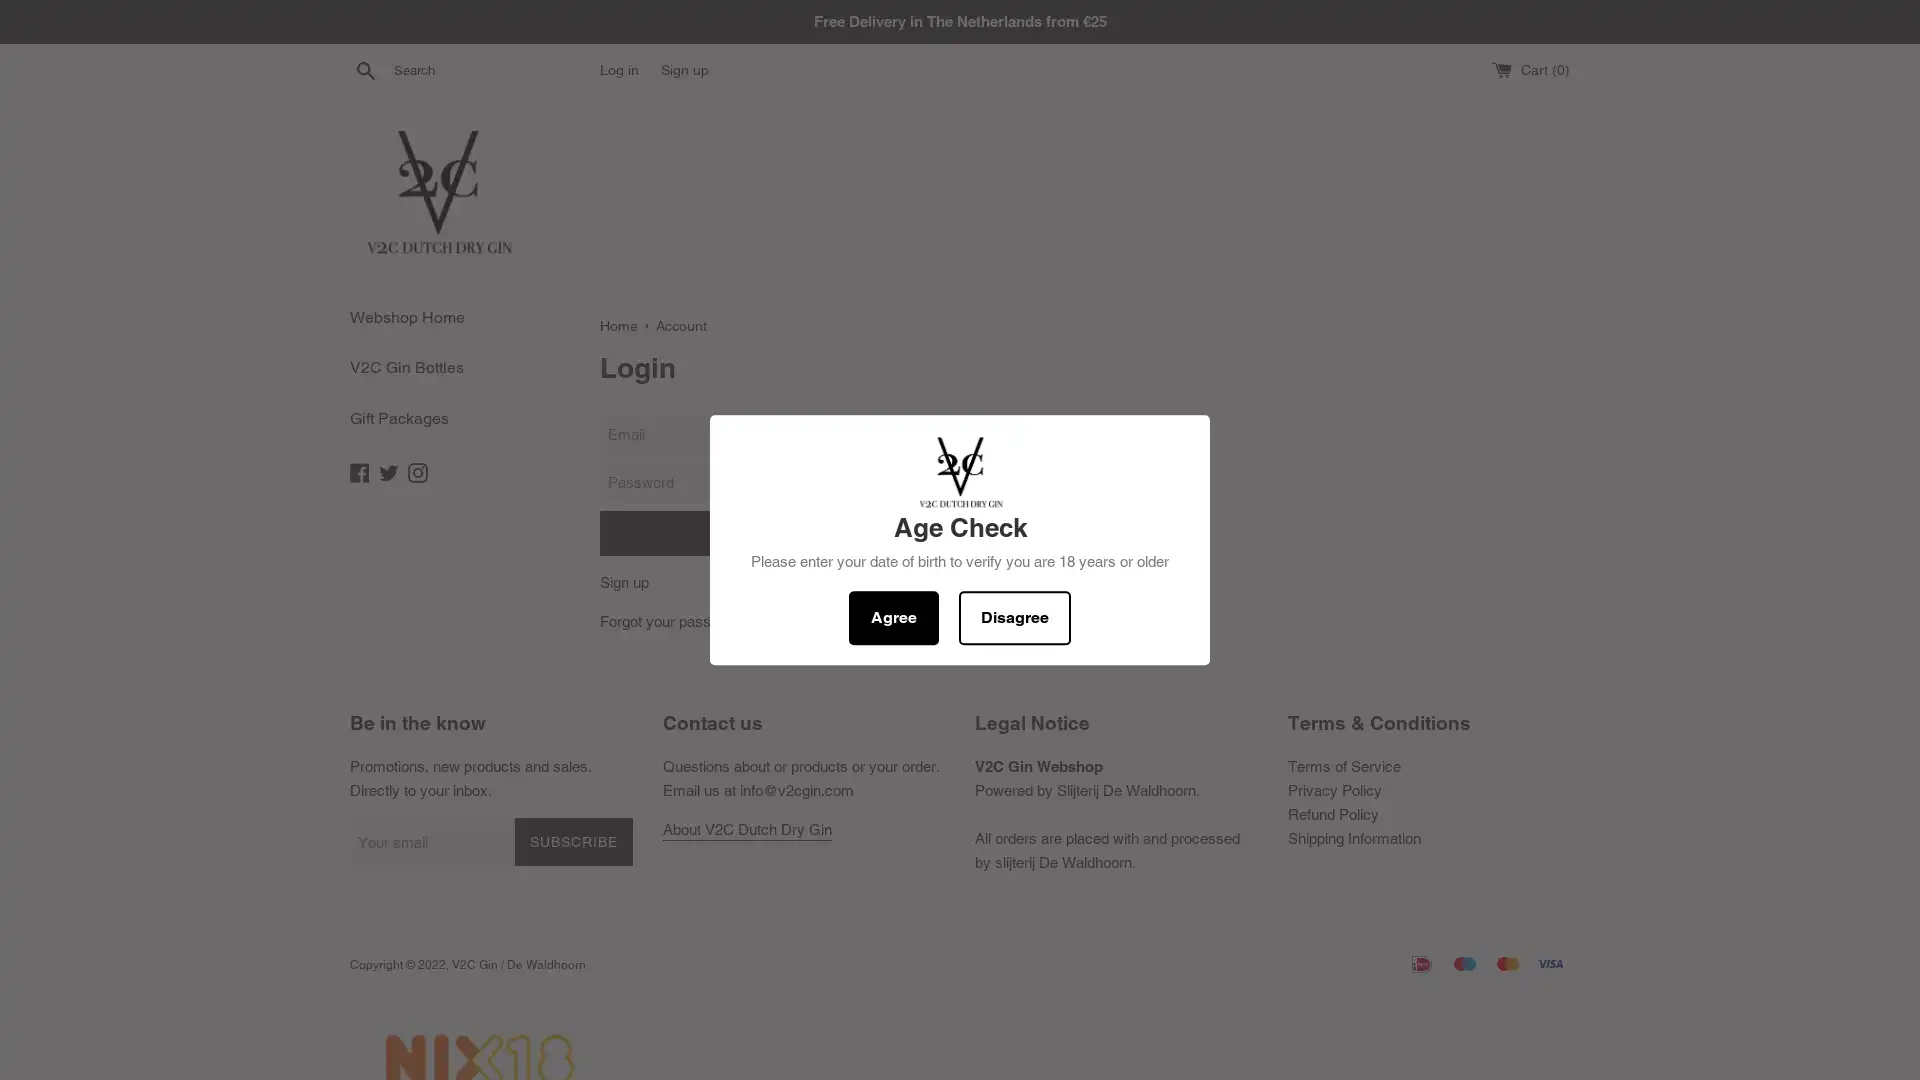  Describe the element at coordinates (571, 841) in the screenshot. I see `SUBSCRIBE` at that location.